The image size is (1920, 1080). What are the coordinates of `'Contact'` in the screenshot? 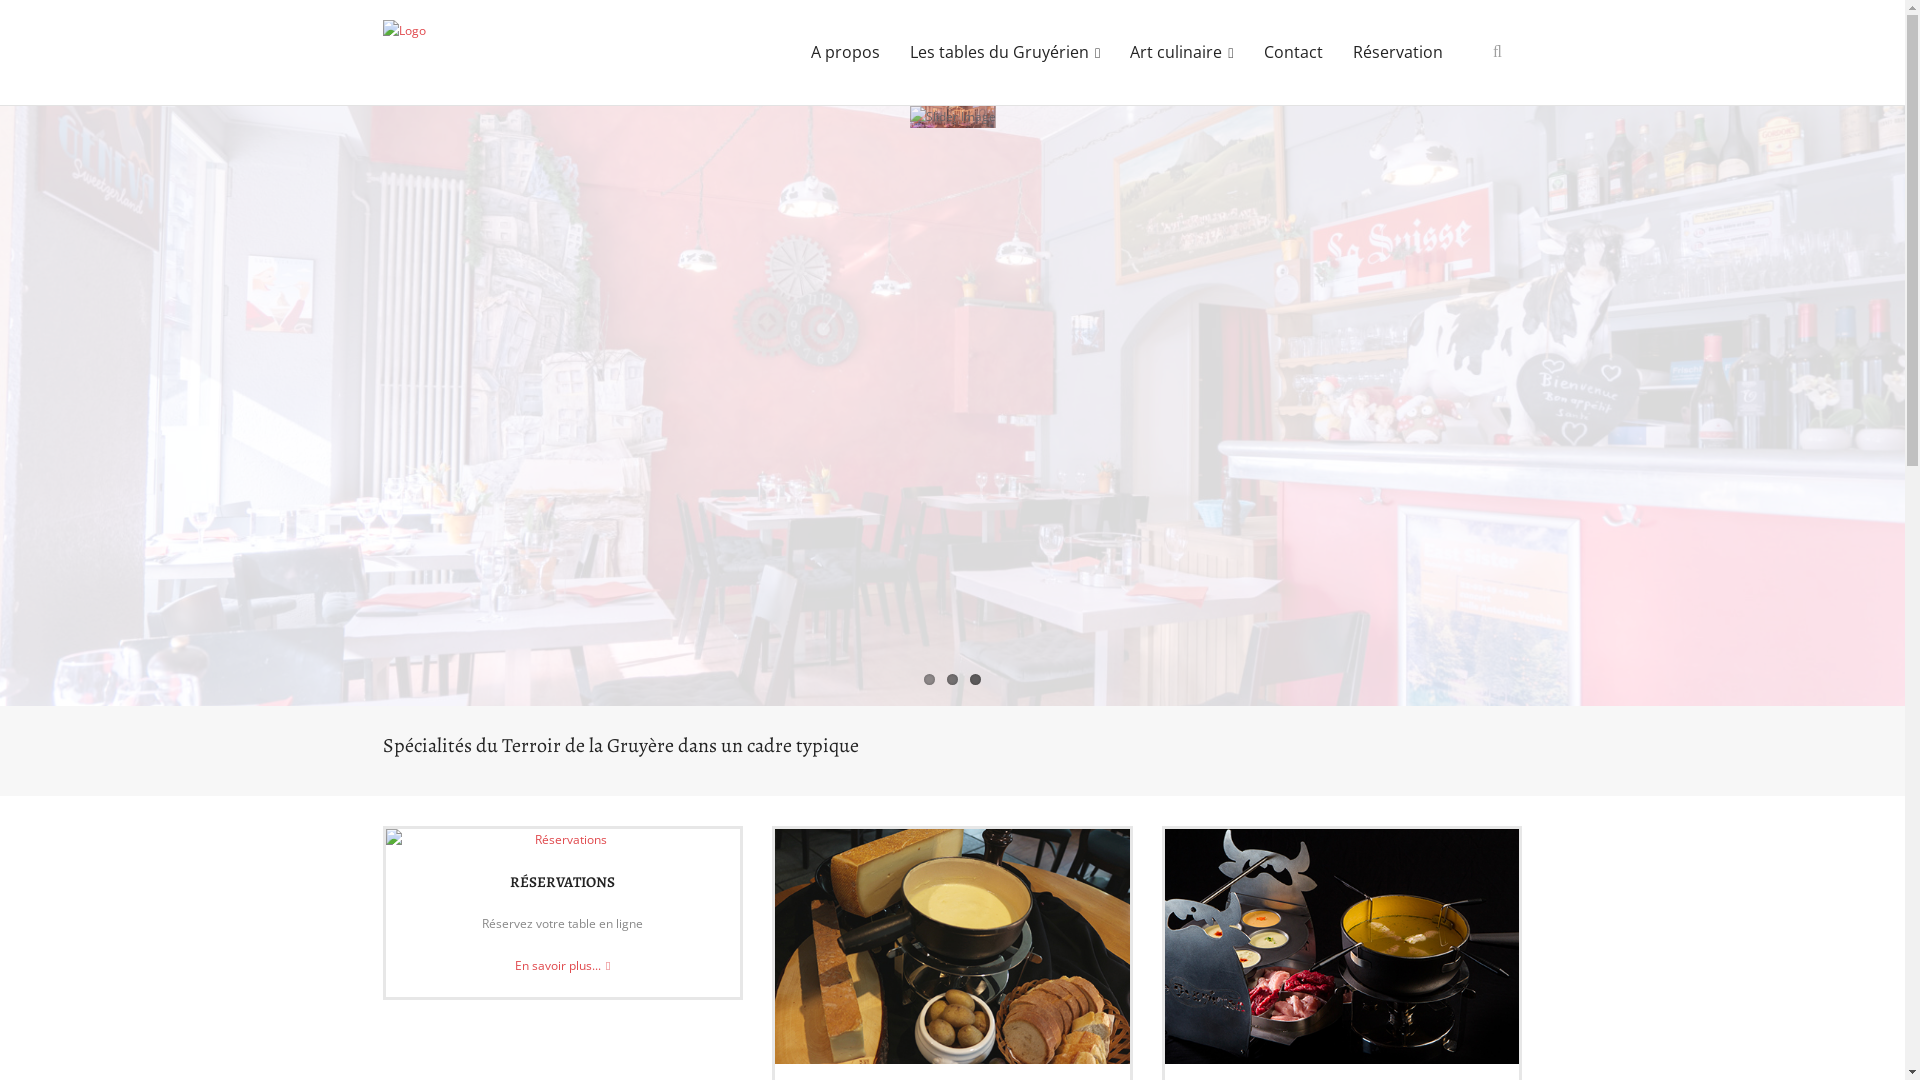 It's located at (1292, 51).